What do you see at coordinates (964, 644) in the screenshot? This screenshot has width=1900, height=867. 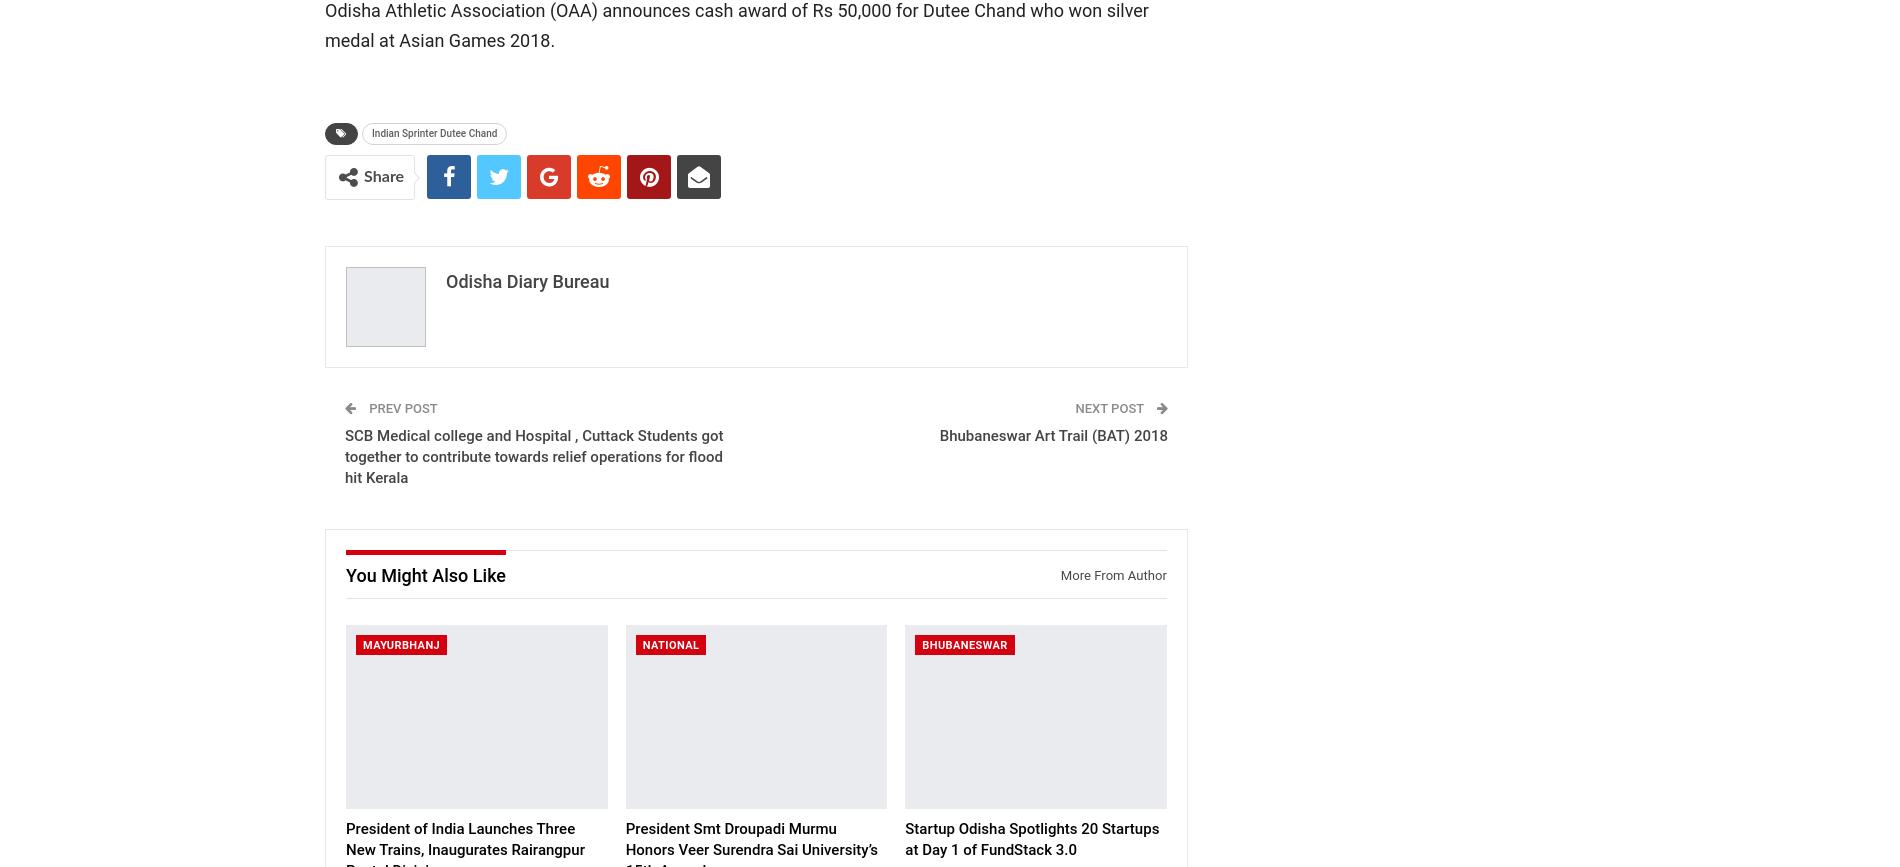 I see `'Bhubaneswar'` at bounding box center [964, 644].